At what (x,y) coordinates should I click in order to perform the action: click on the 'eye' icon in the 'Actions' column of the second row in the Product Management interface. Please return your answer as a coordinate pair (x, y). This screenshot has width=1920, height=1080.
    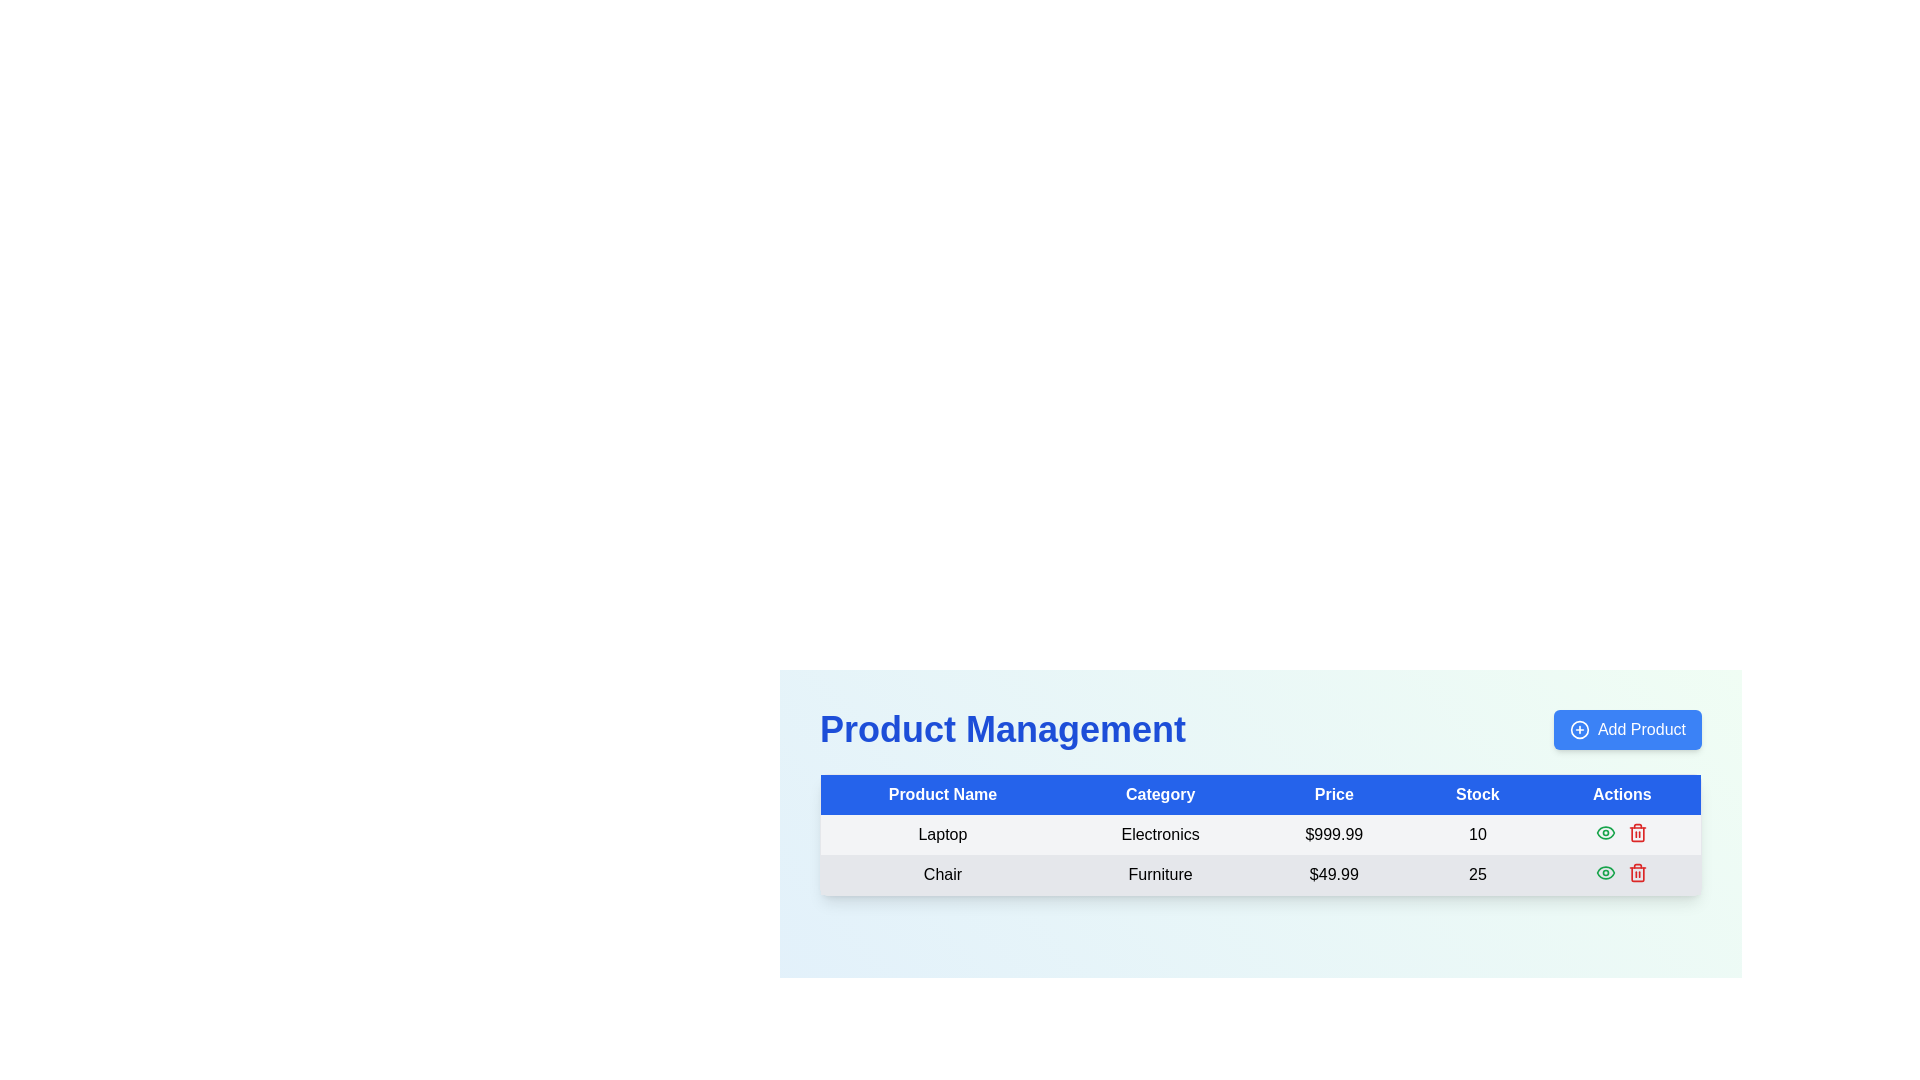
    Looking at the image, I should click on (1606, 833).